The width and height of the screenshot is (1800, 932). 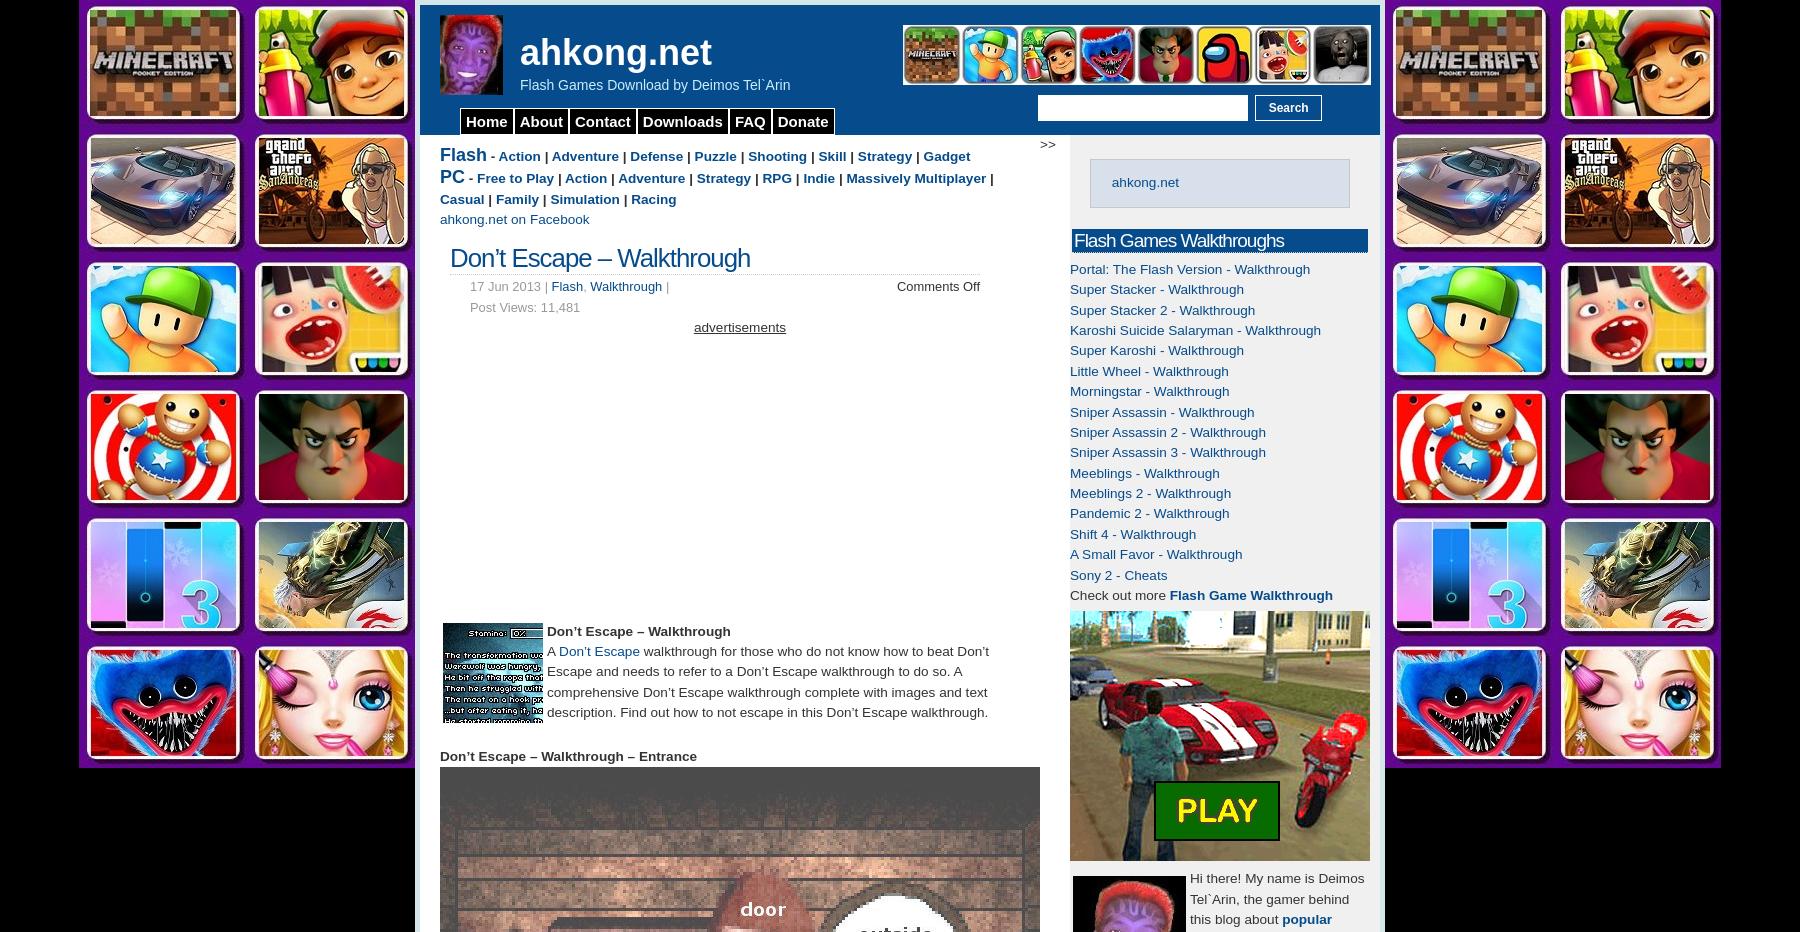 I want to click on 'Simulation', so click(x=584, y=198).